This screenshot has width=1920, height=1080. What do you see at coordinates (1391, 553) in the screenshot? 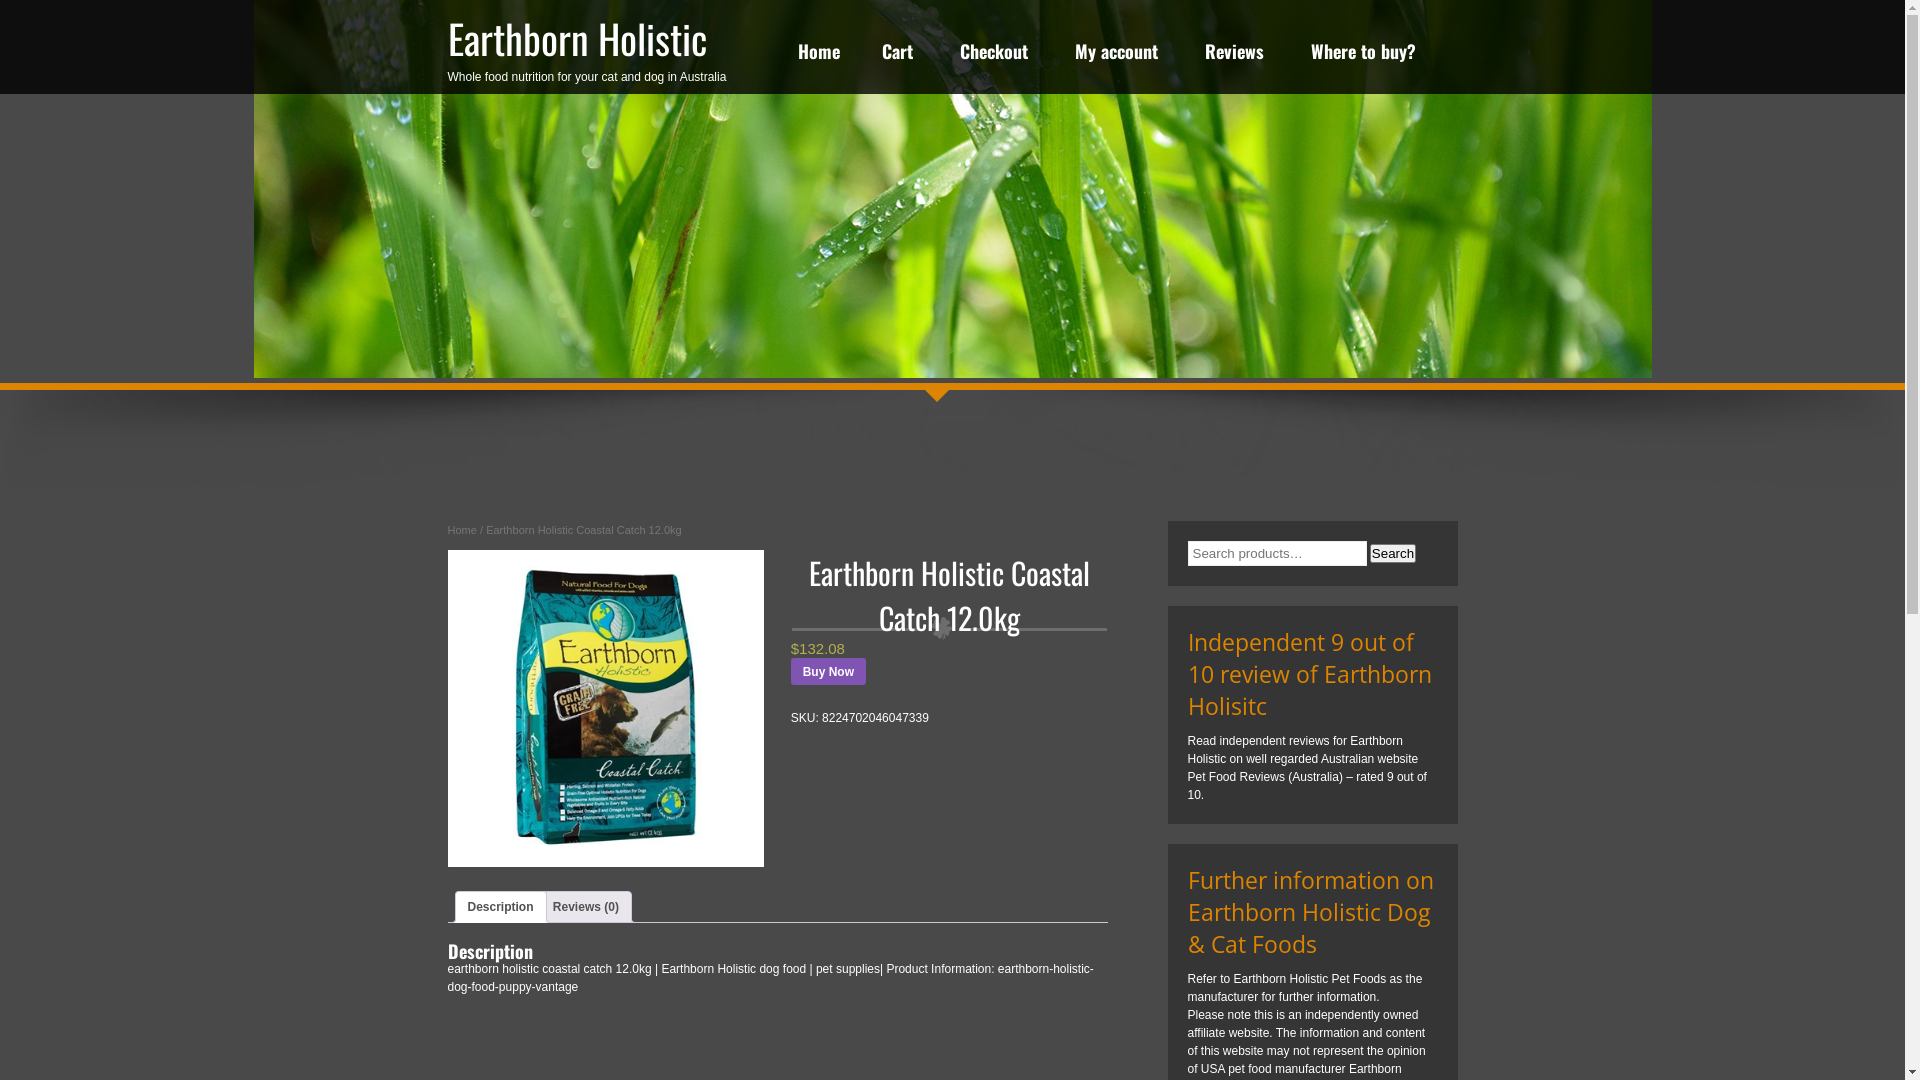
I see `'Search'` at bounding box center [1391, 553].